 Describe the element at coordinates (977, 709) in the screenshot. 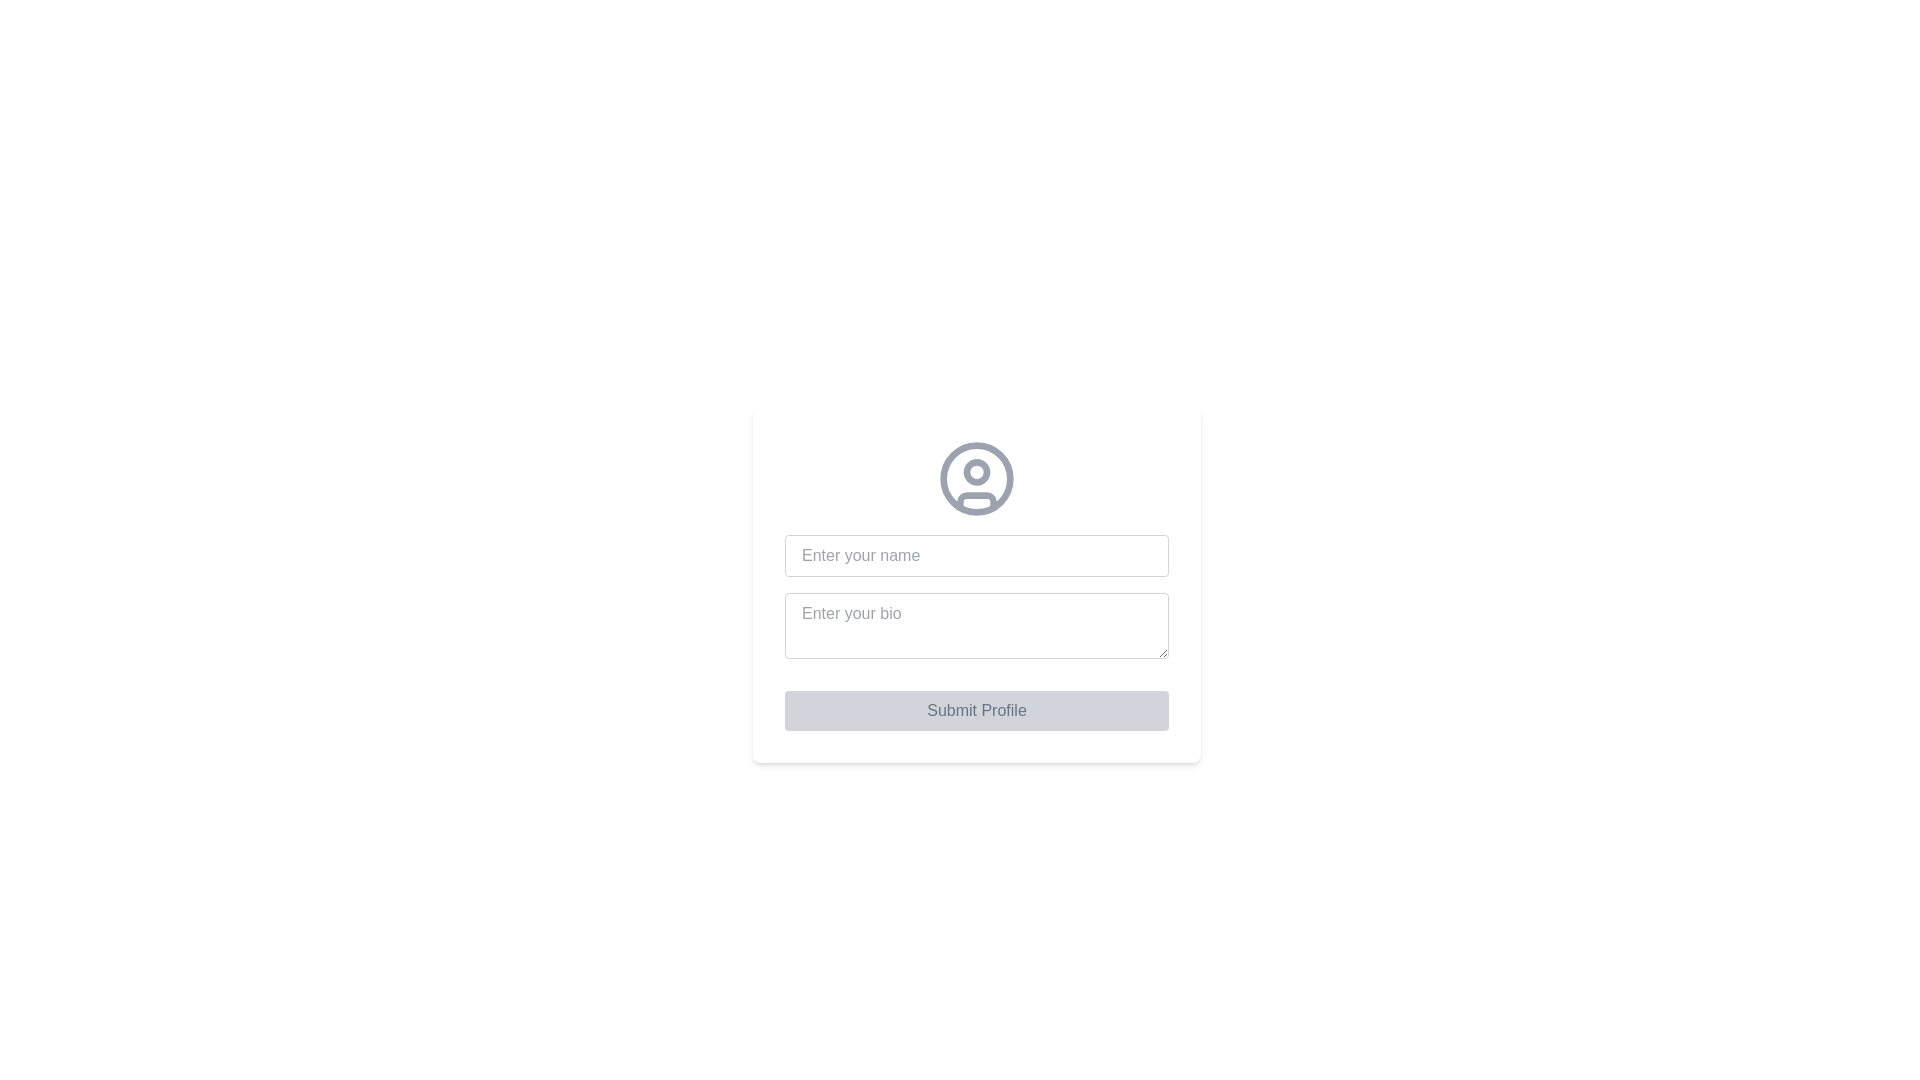

I see `the submit button for user profile information located at the bottom of the layout beneath the text input fields, which is currently inactive and styled with a white background and rounded corners` at that location.